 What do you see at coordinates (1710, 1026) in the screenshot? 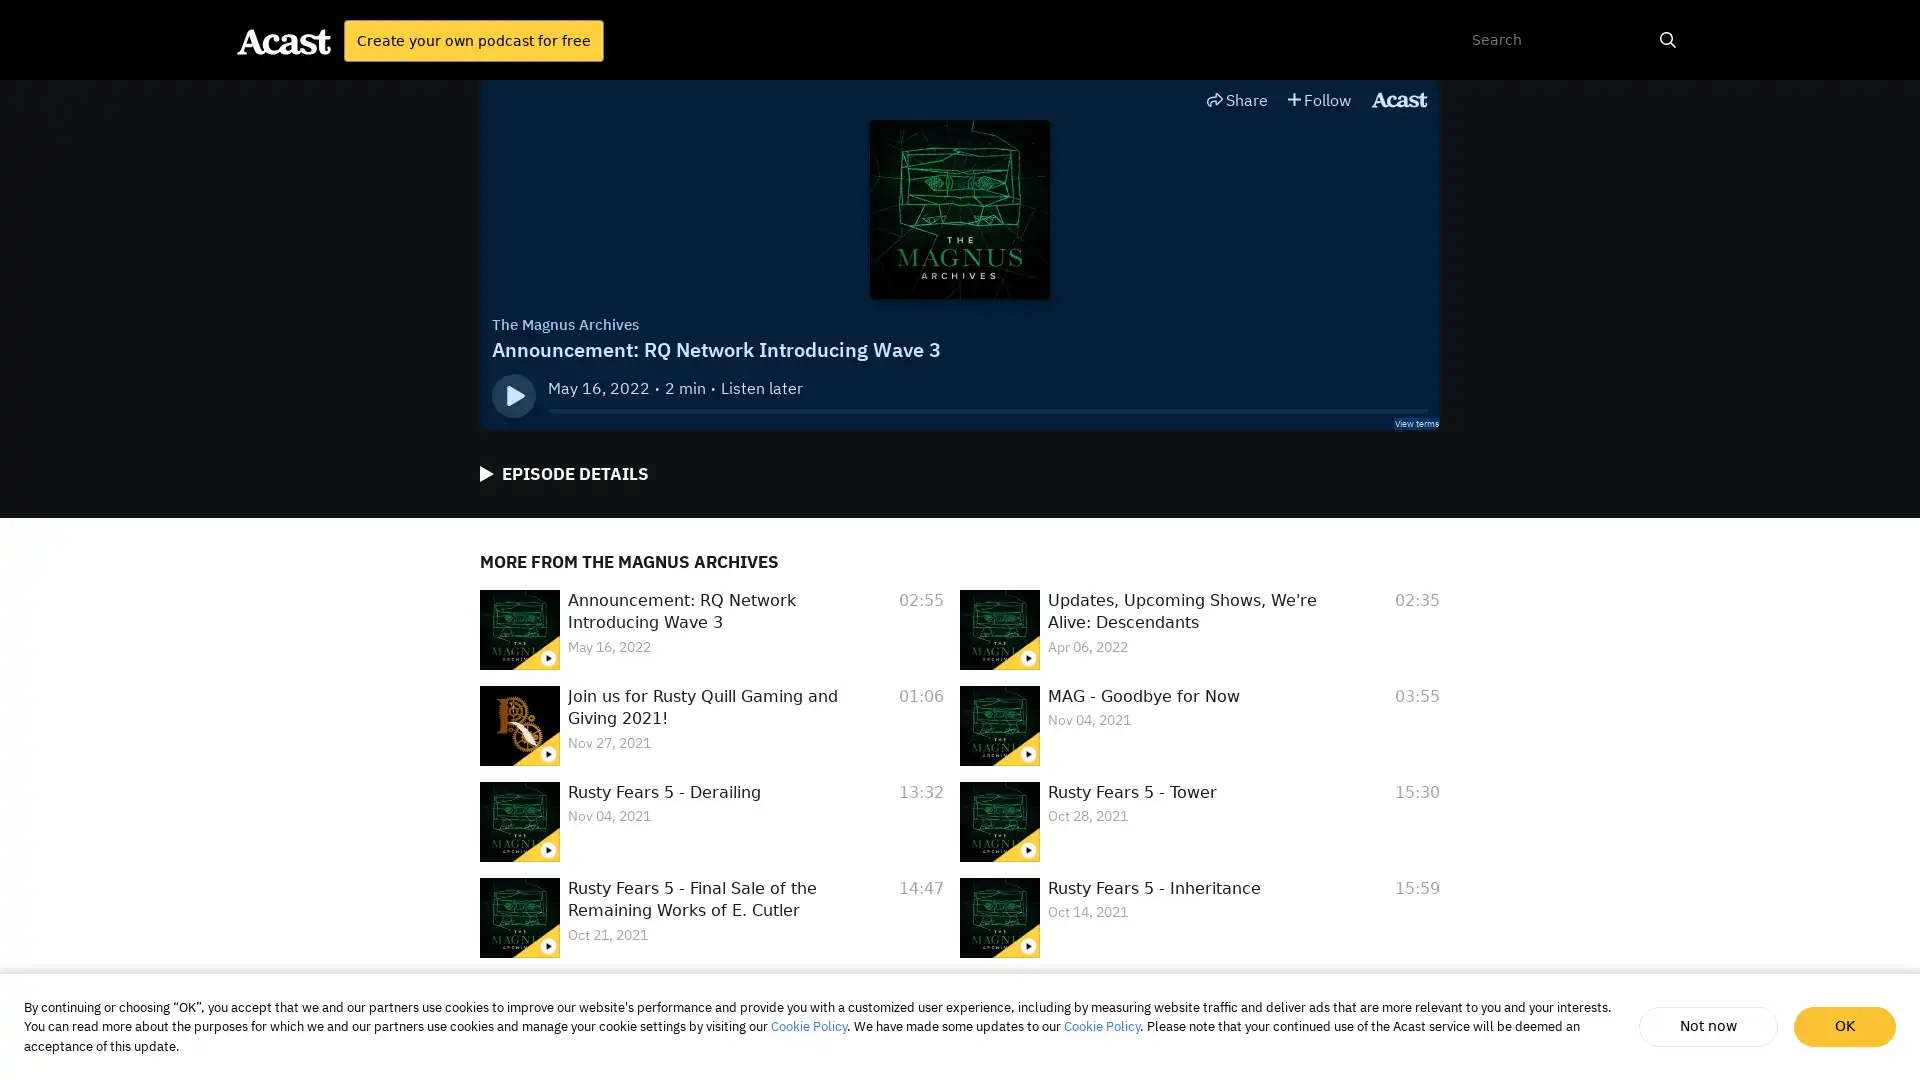
I see `Not now` at bounding box center [1710, 1026].